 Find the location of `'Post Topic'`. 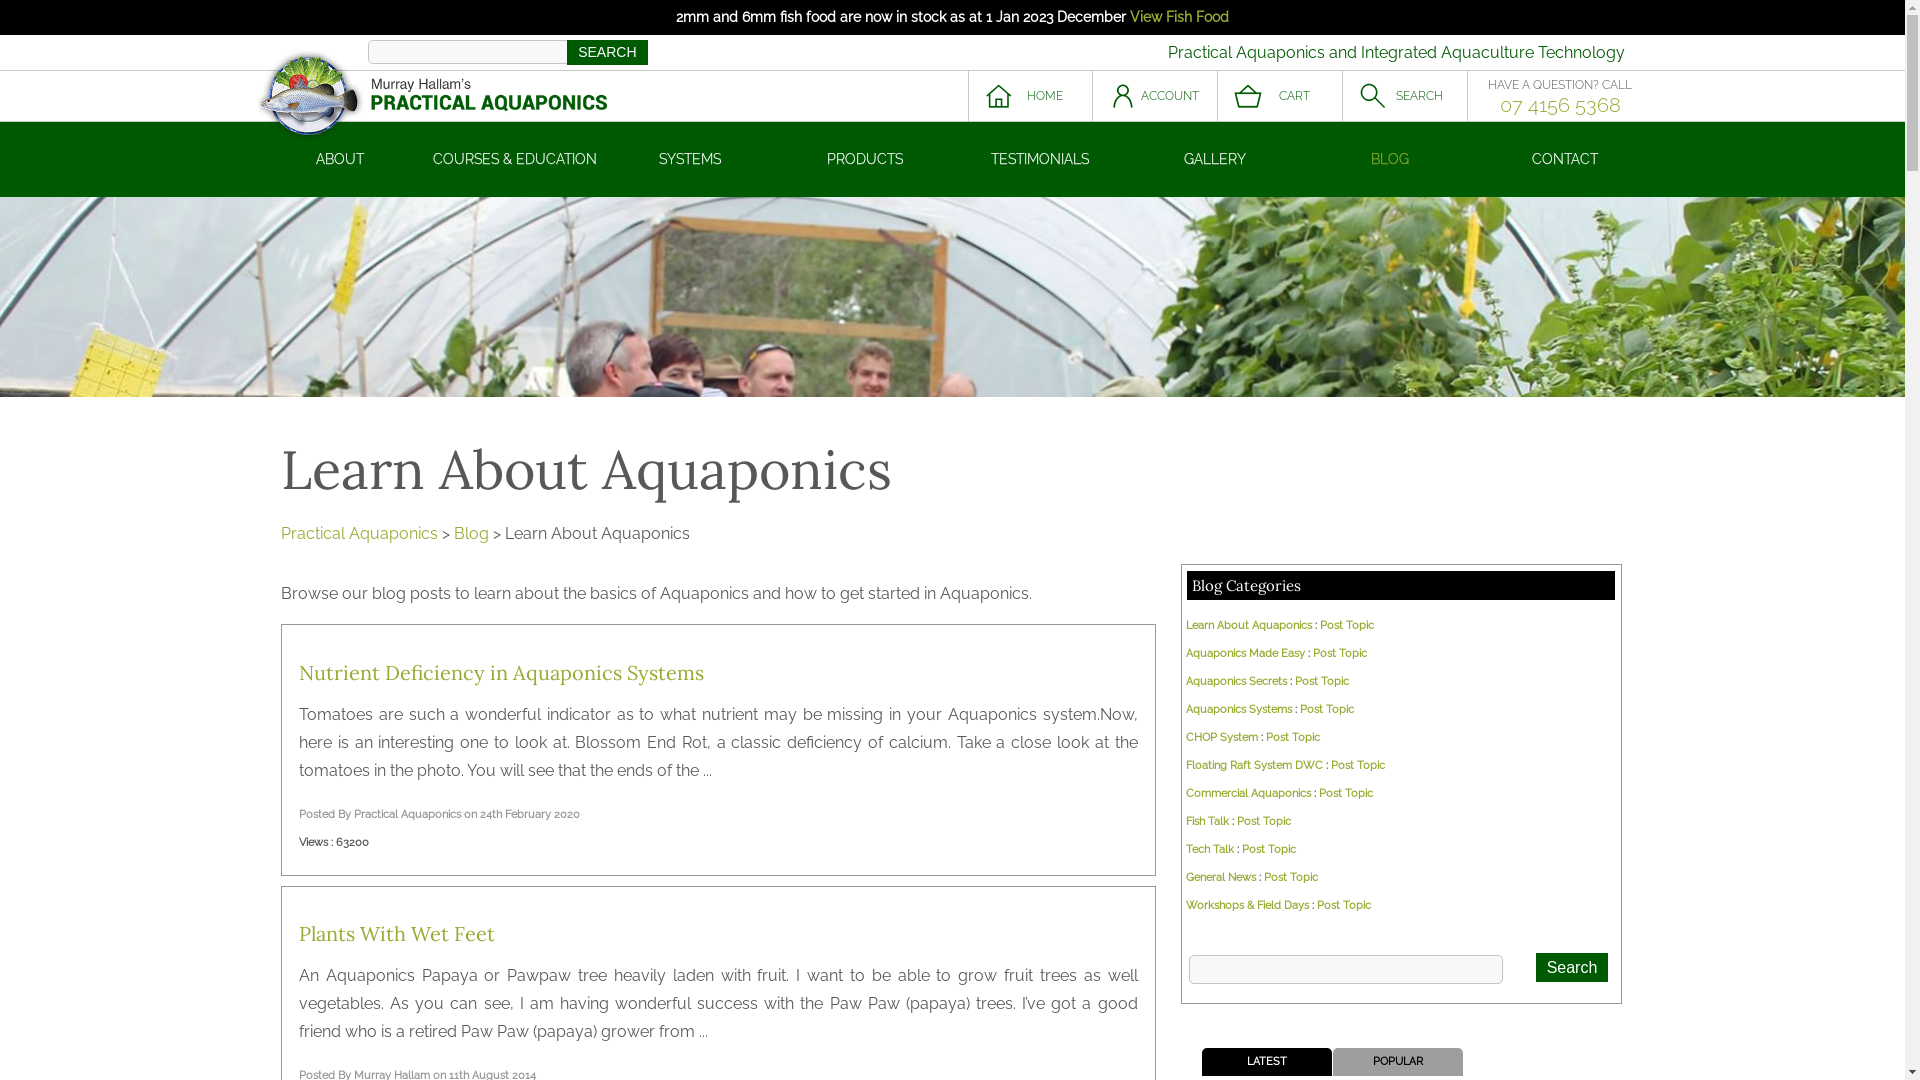

'Post Topic' is located at coordinates (1358, 765).